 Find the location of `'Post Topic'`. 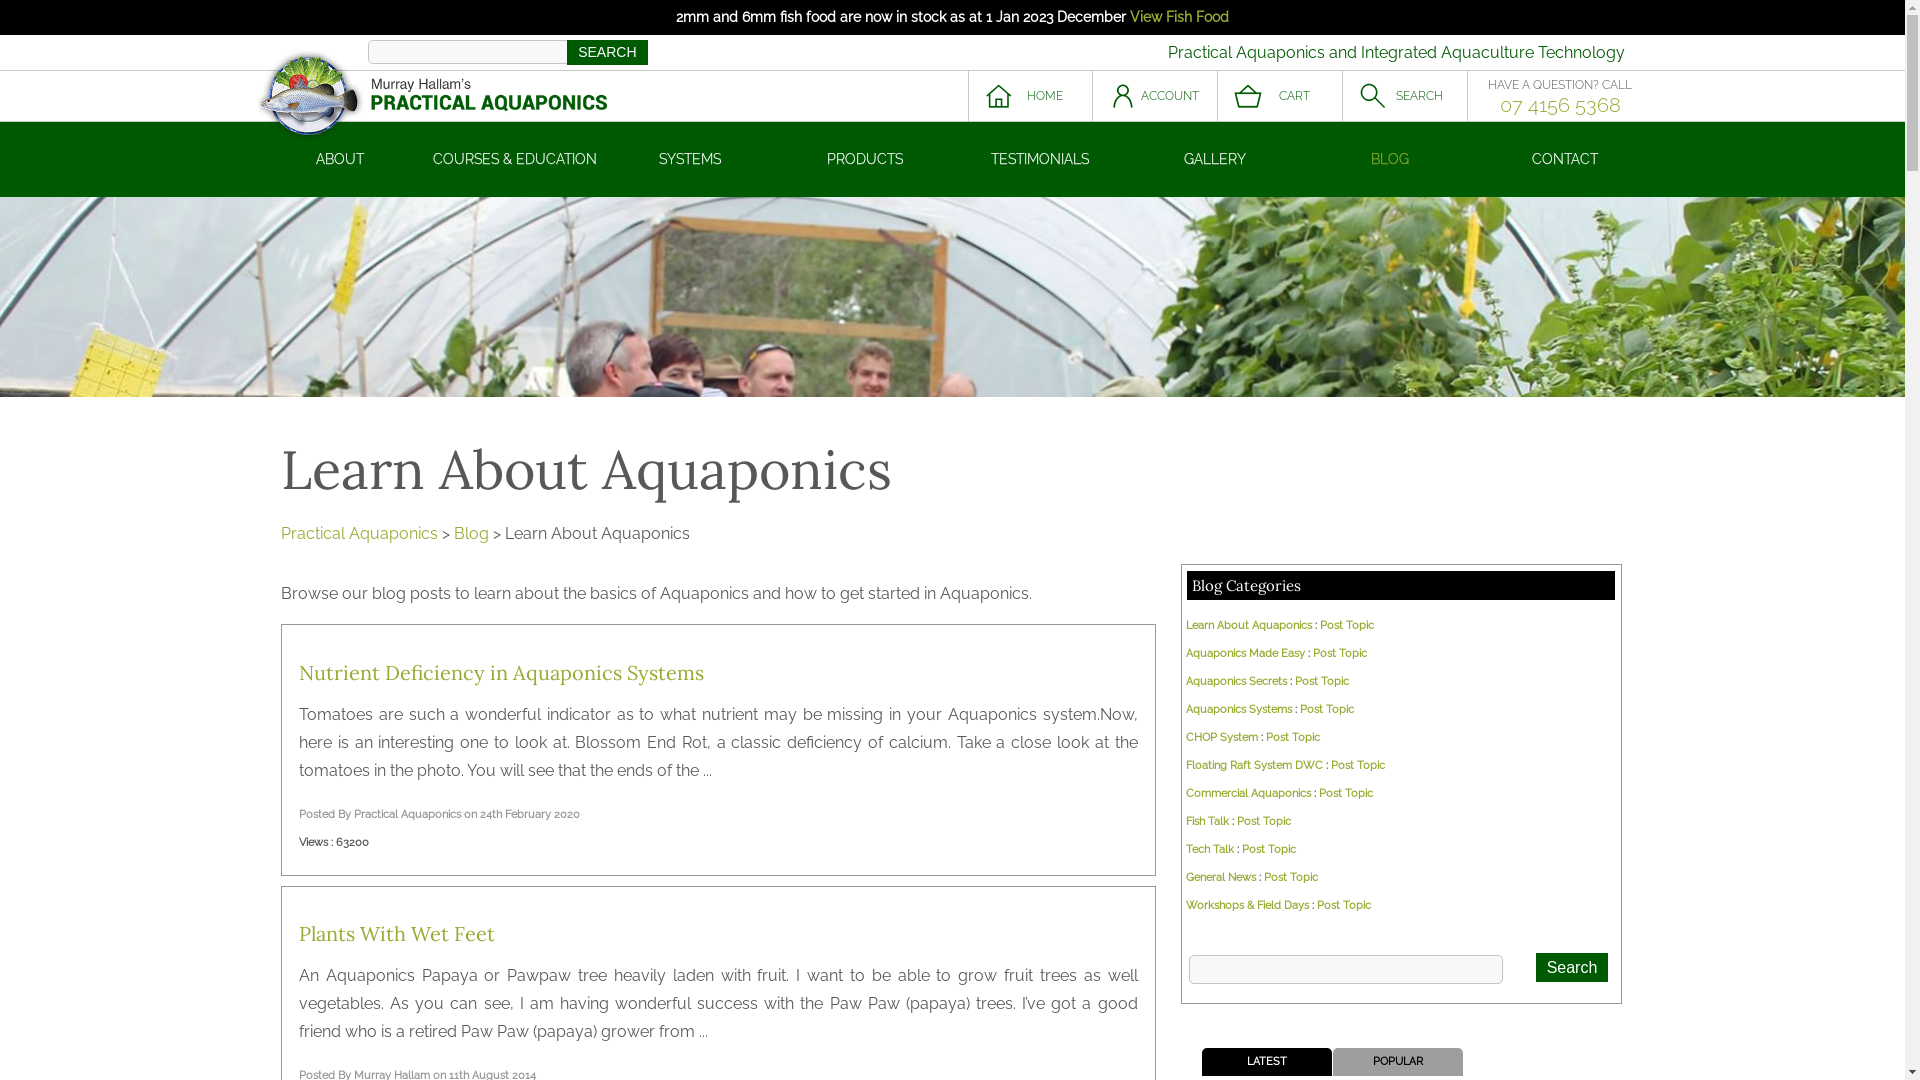

'Post Topic' is located at coordinates (1358, 765).